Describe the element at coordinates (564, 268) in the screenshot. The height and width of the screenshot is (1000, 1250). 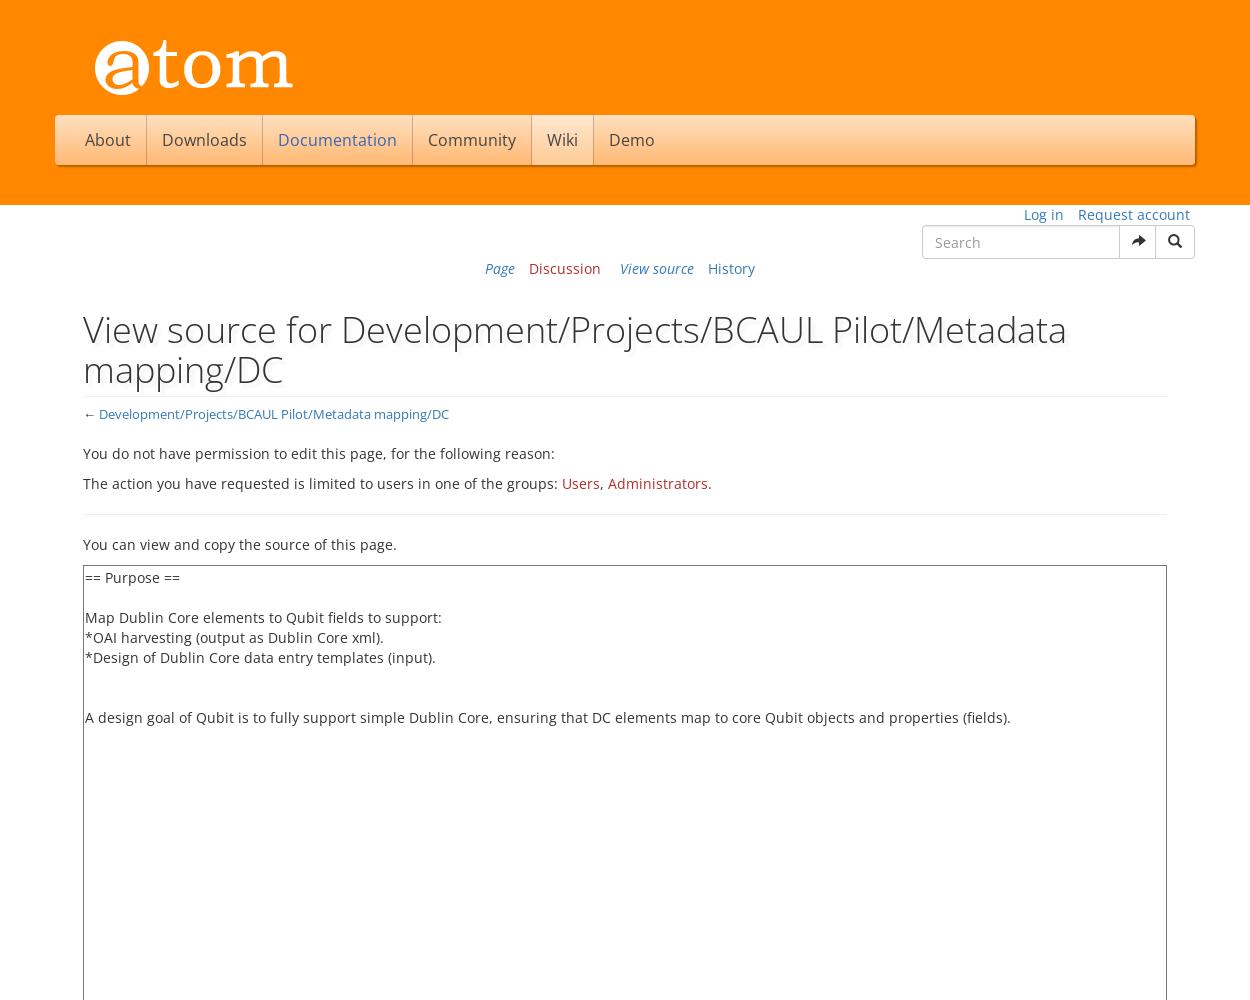
I see `'Discussion'` at that location.